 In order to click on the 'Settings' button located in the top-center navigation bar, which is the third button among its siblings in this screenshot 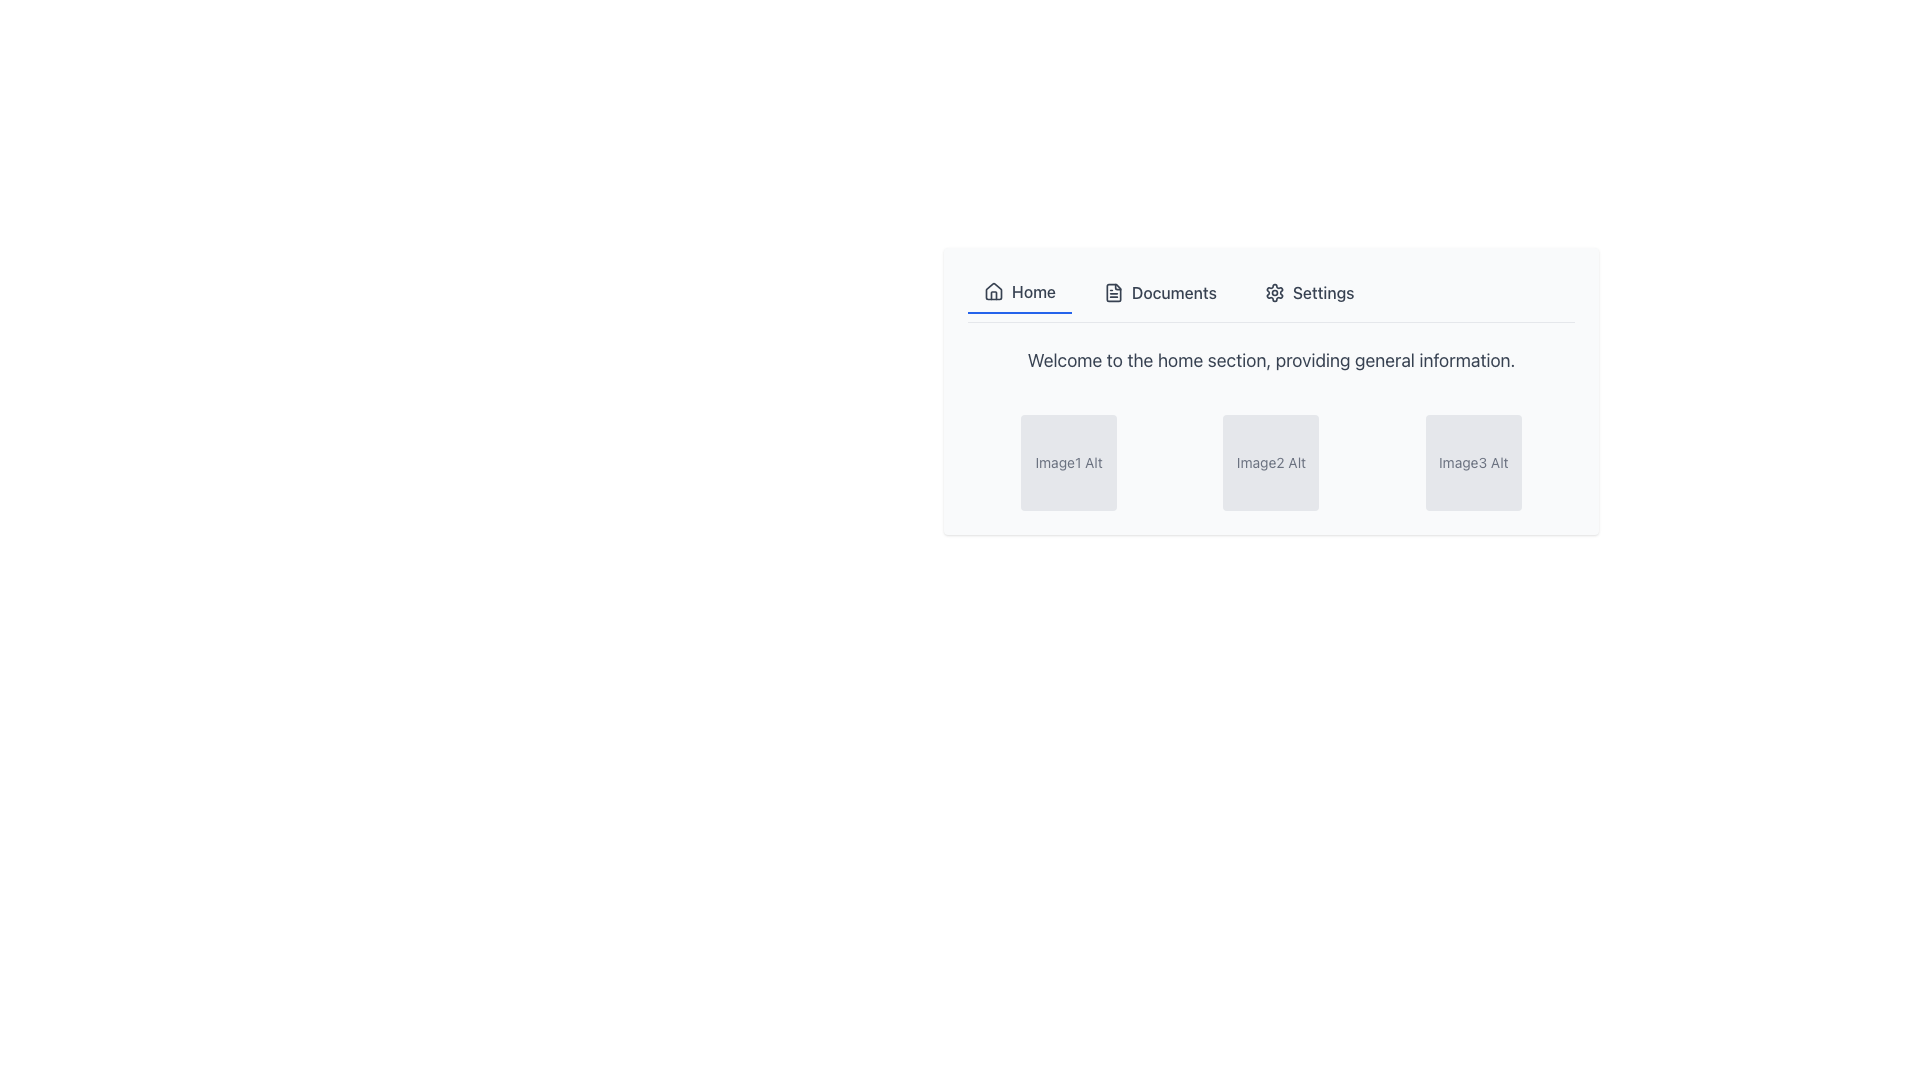, I will do `click(1309, 293)`.